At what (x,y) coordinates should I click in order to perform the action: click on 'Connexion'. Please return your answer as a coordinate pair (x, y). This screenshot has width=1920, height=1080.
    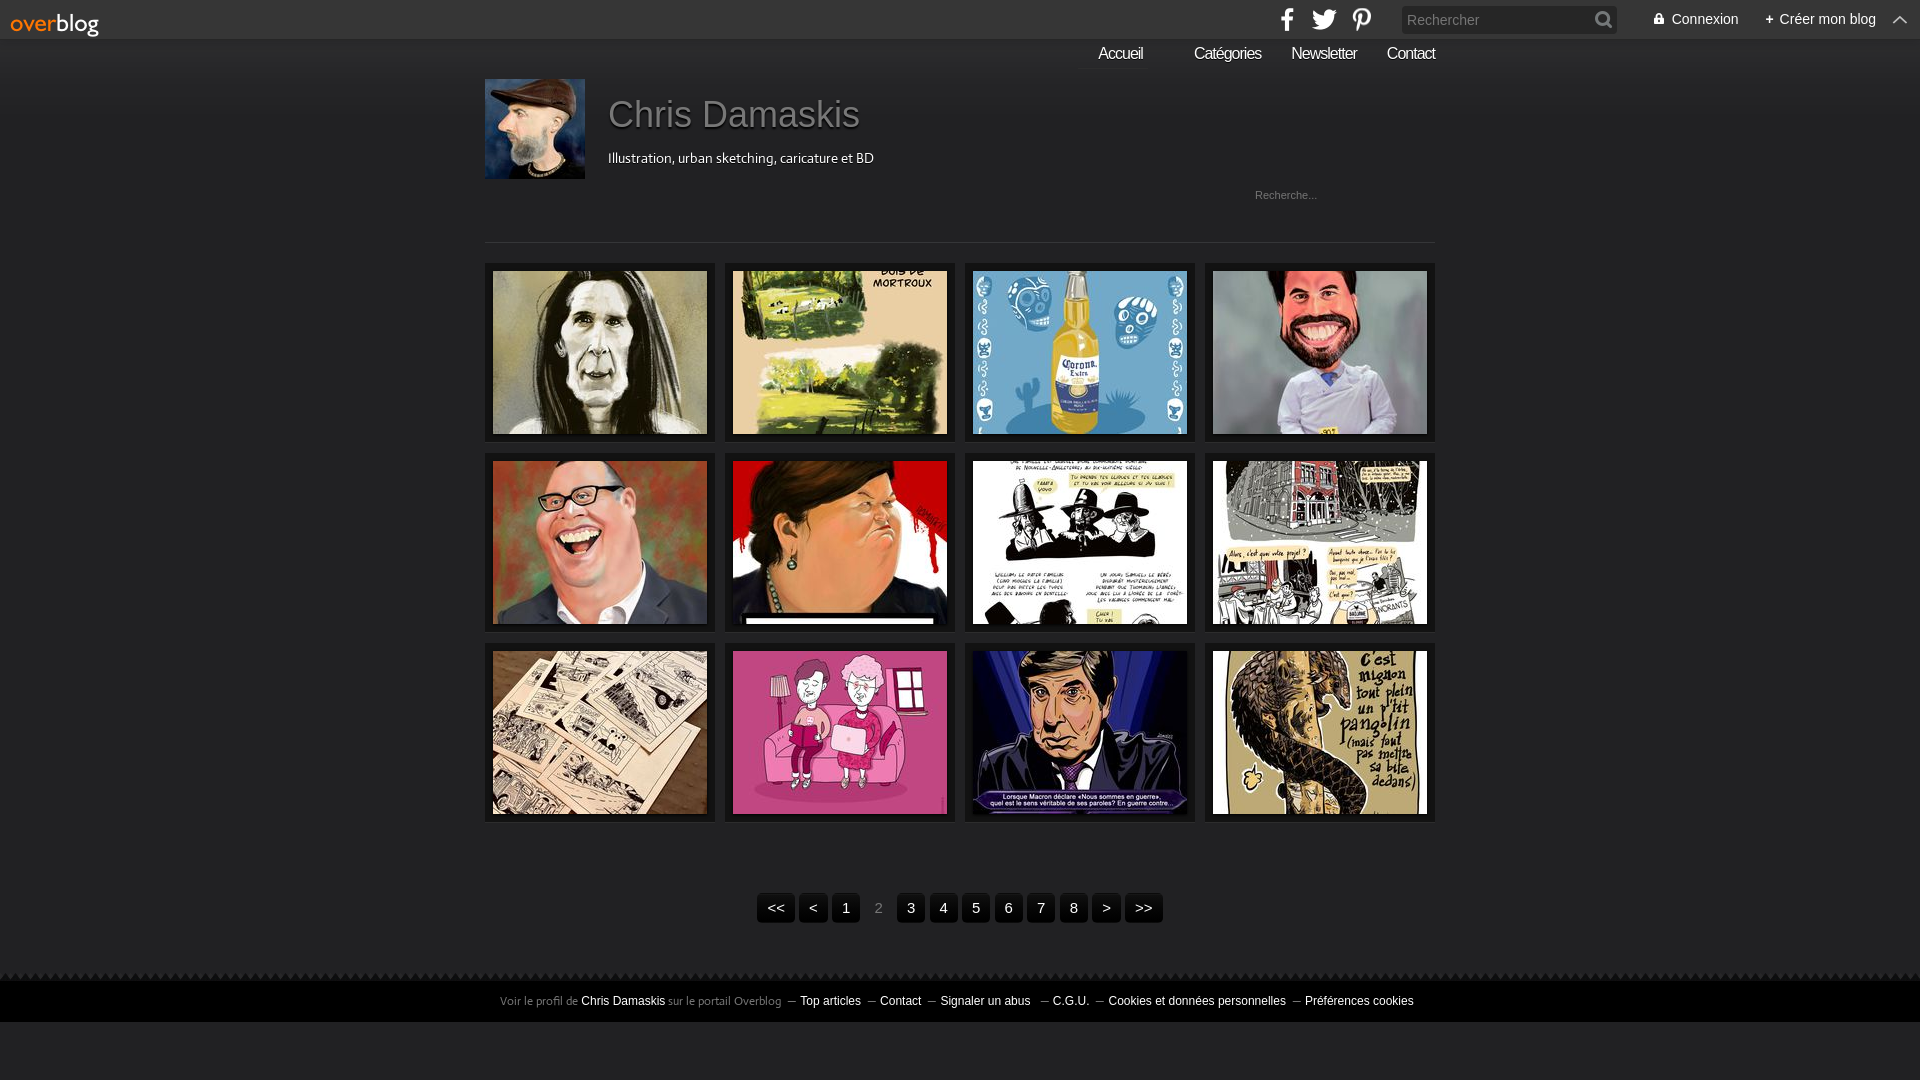
    Looking at the image, I should click on (1683, 19).